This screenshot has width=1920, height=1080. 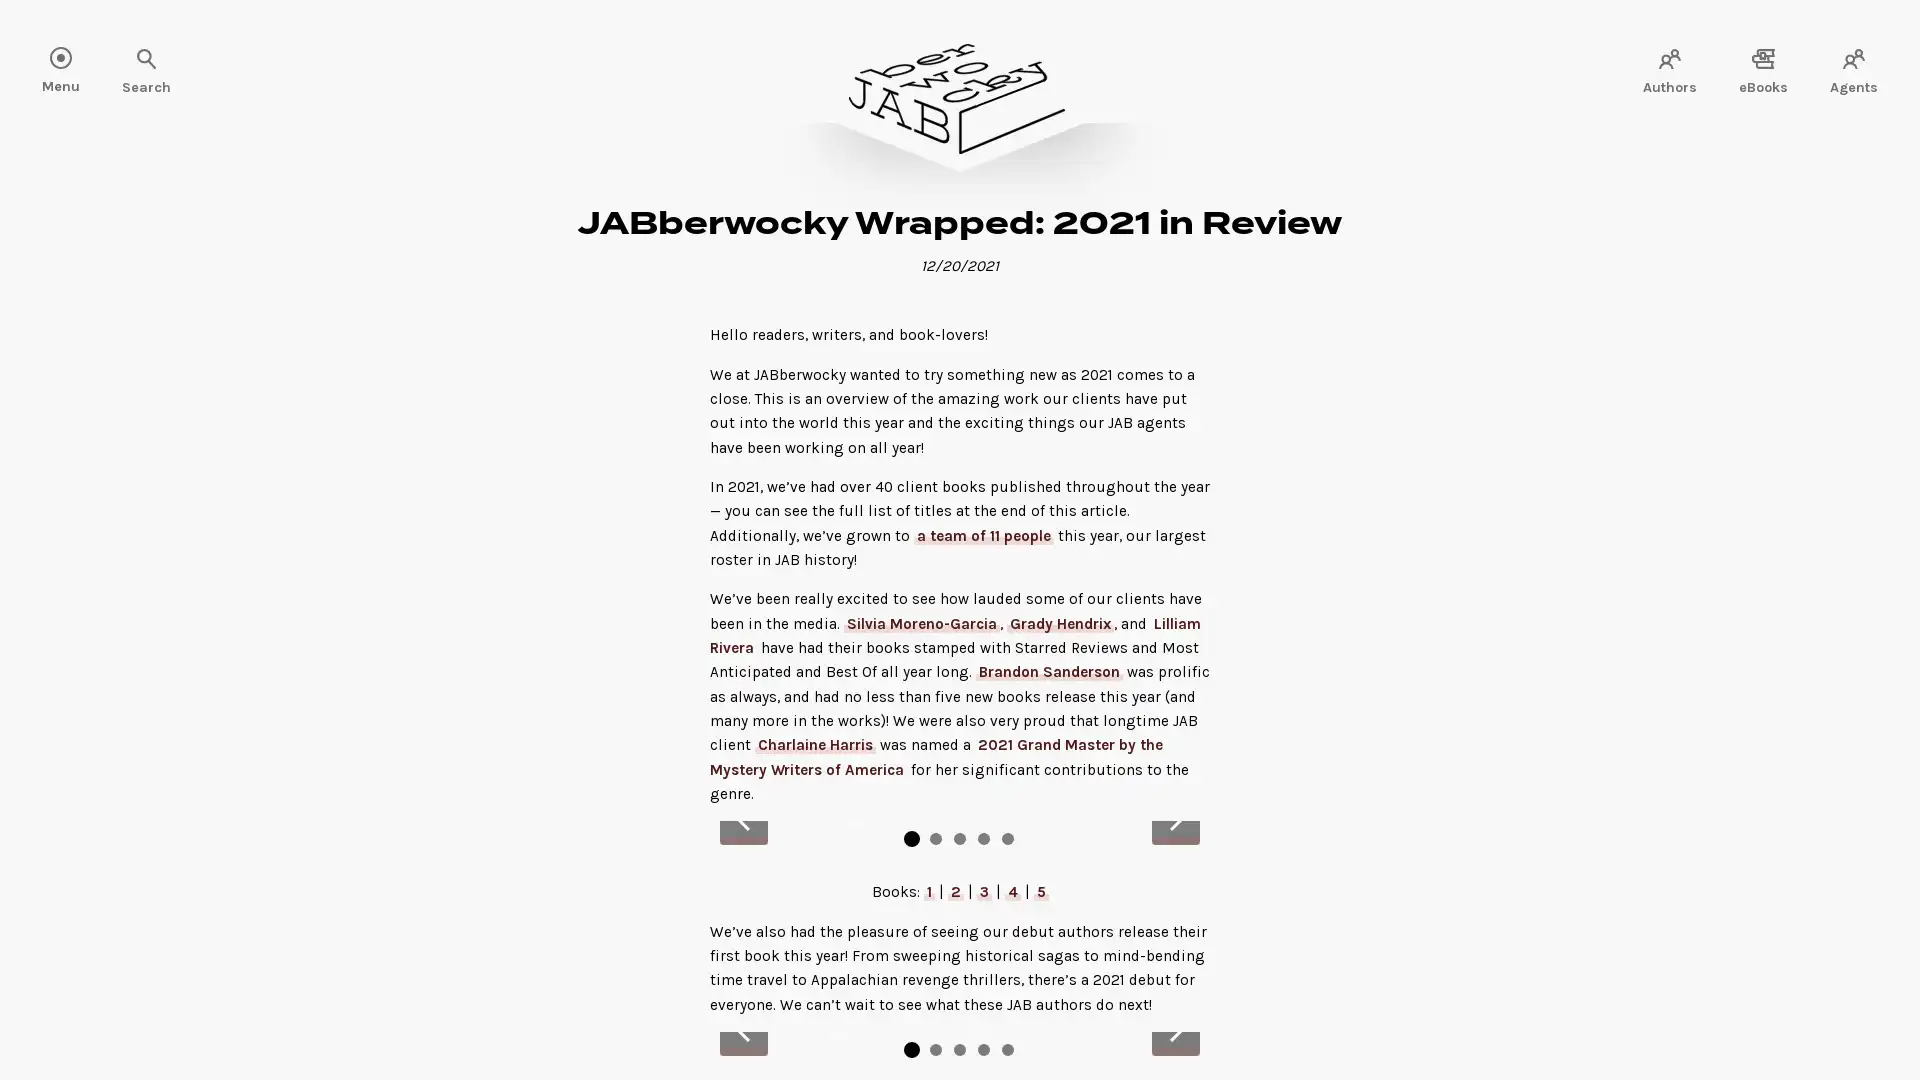 I want to click on Go to slide 1, so click(x=911, y=1048).